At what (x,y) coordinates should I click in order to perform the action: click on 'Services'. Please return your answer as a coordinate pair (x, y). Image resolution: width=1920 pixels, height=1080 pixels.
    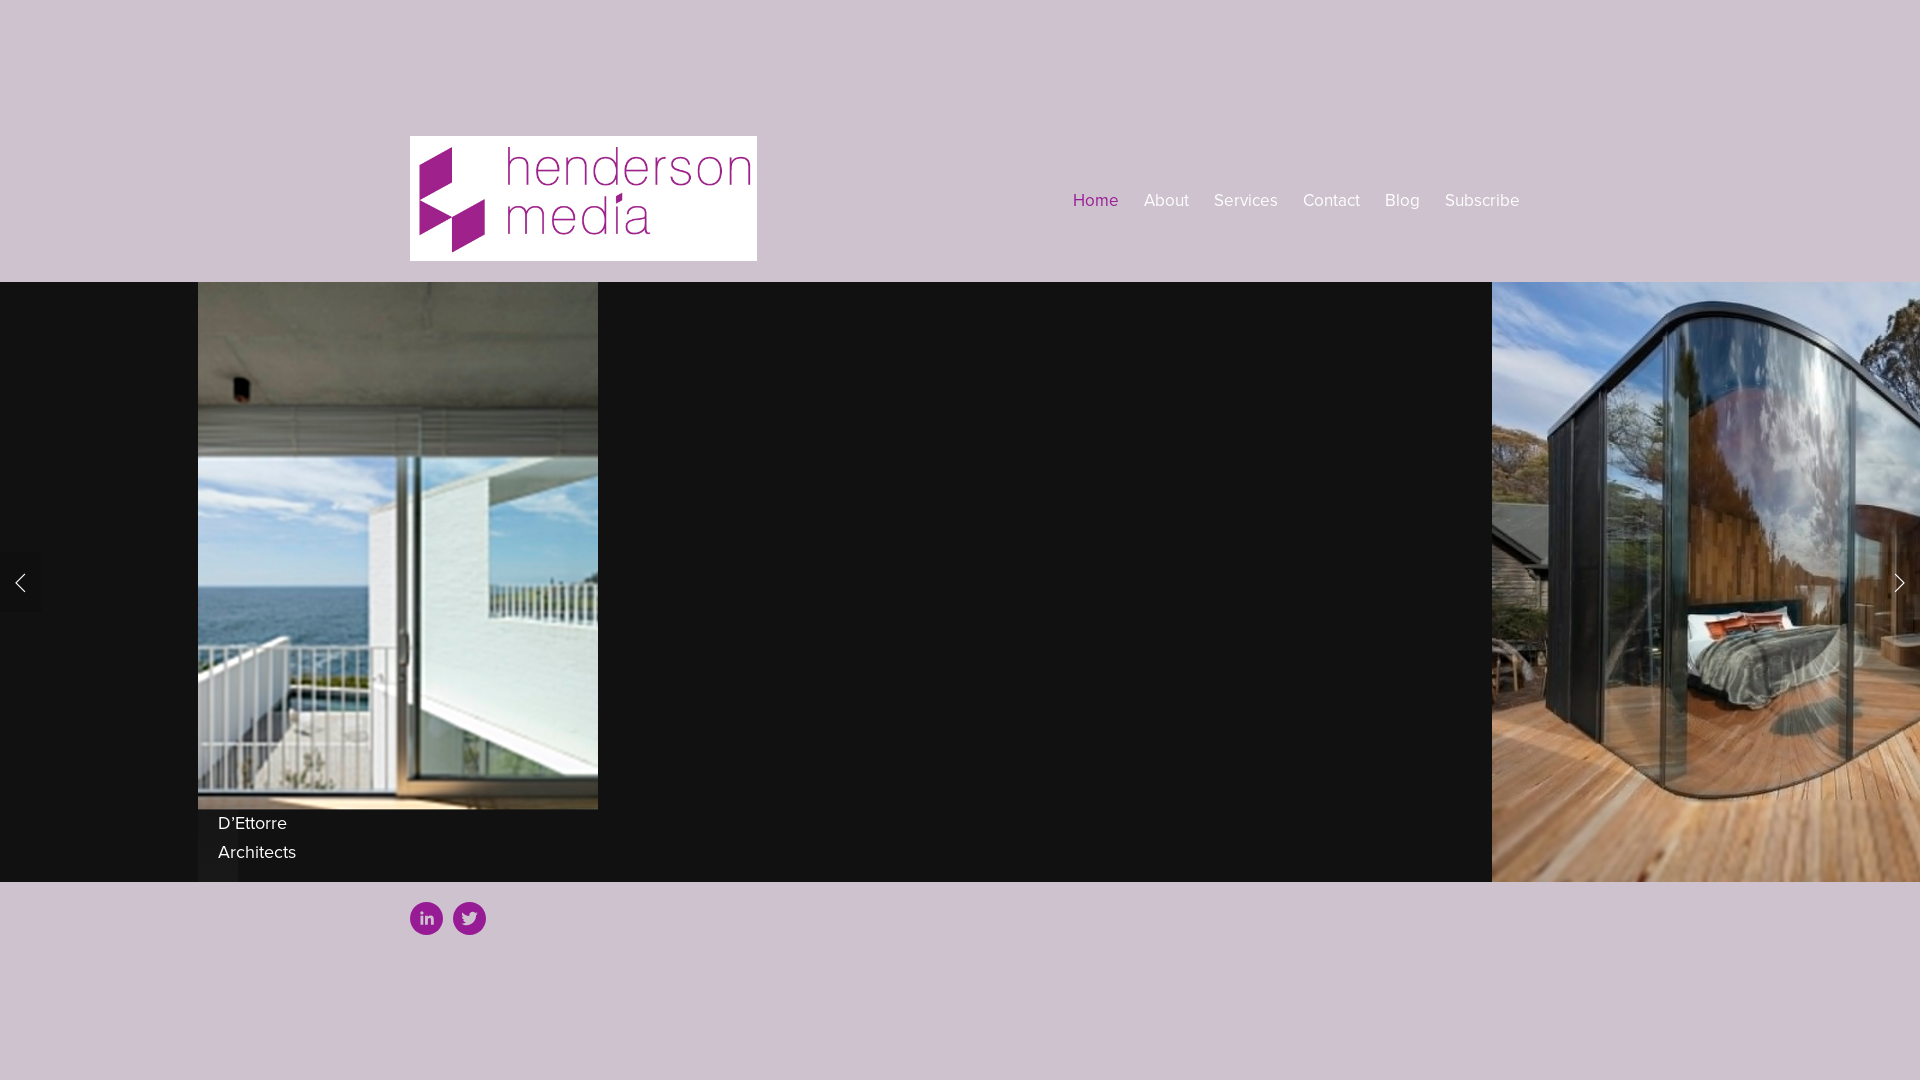
    Looking at the image, I should click on (1245, 200).